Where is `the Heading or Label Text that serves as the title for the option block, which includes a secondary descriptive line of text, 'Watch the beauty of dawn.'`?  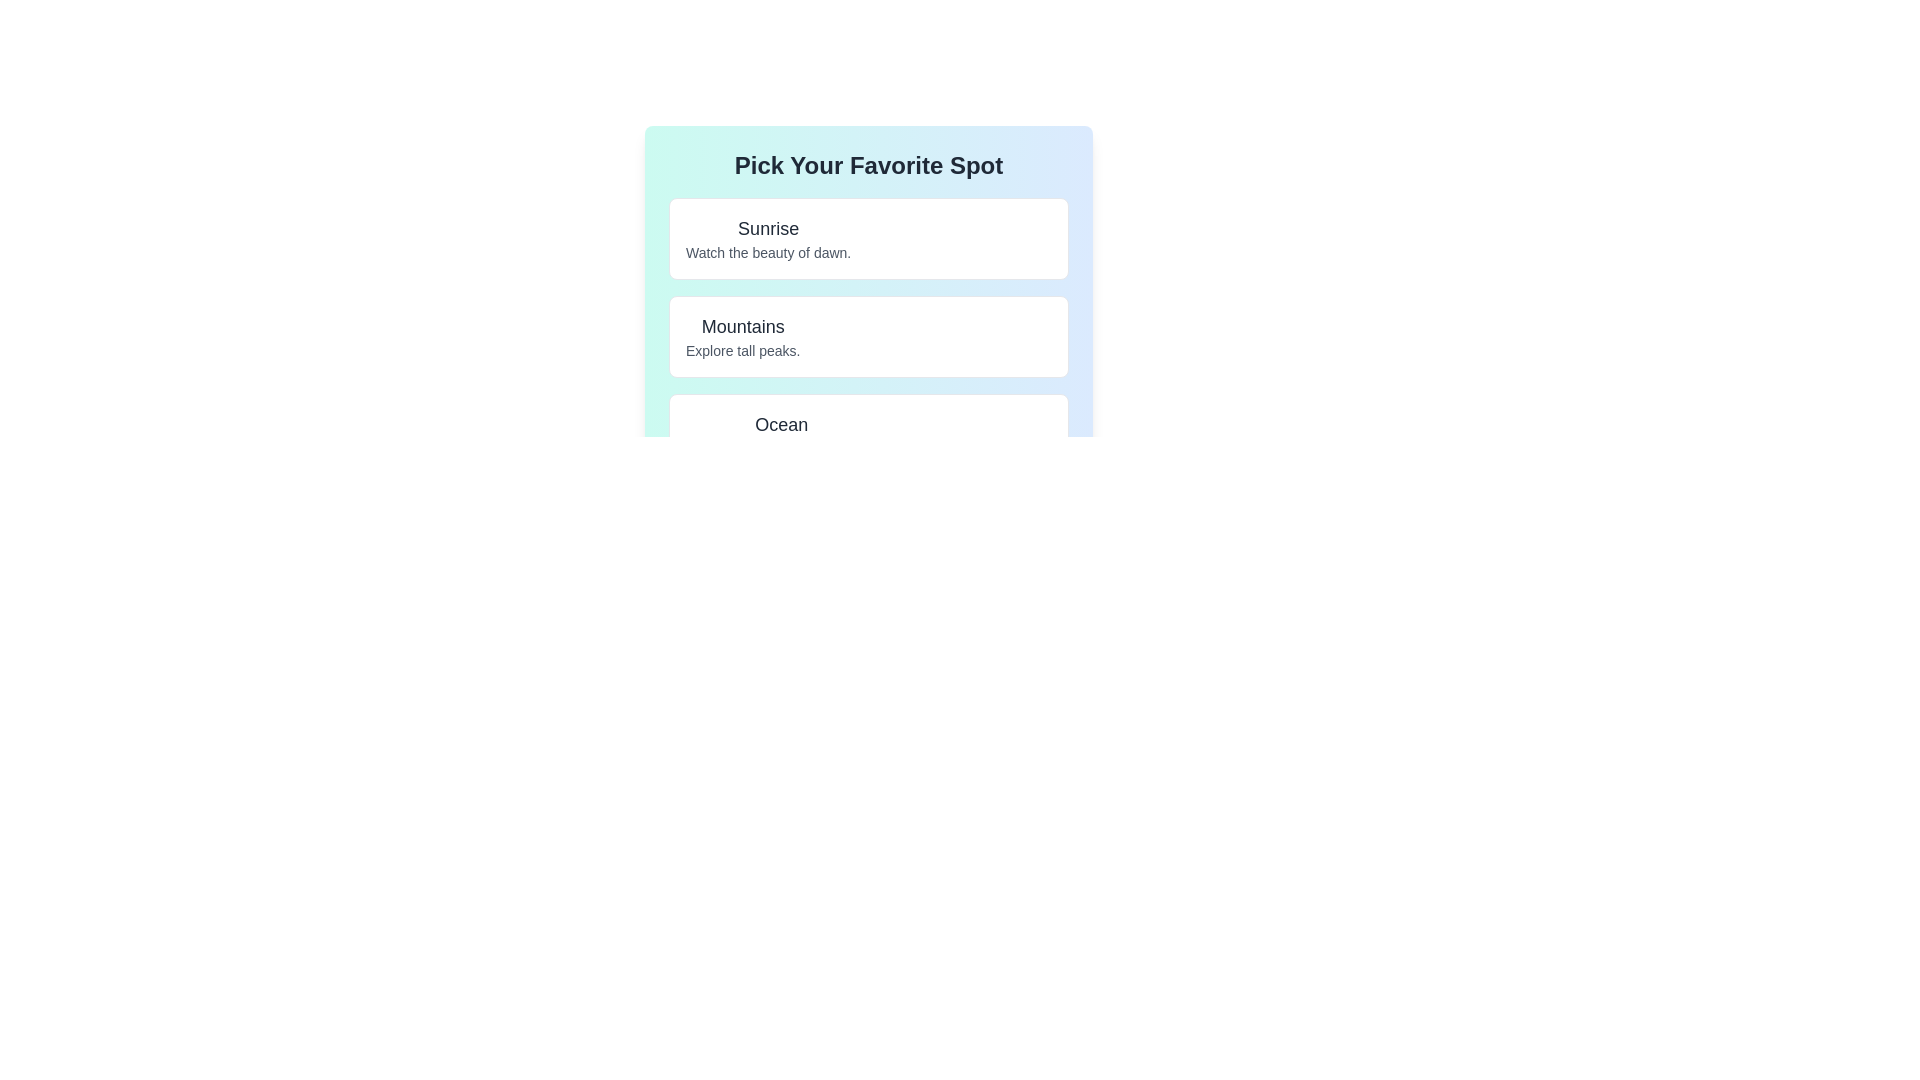 the Heading or Label Text that serves as the title for the option block, which includes a secondary descriptive line of text, 'Watch the beauty of dawn.' is located at coordinates (767, 227).